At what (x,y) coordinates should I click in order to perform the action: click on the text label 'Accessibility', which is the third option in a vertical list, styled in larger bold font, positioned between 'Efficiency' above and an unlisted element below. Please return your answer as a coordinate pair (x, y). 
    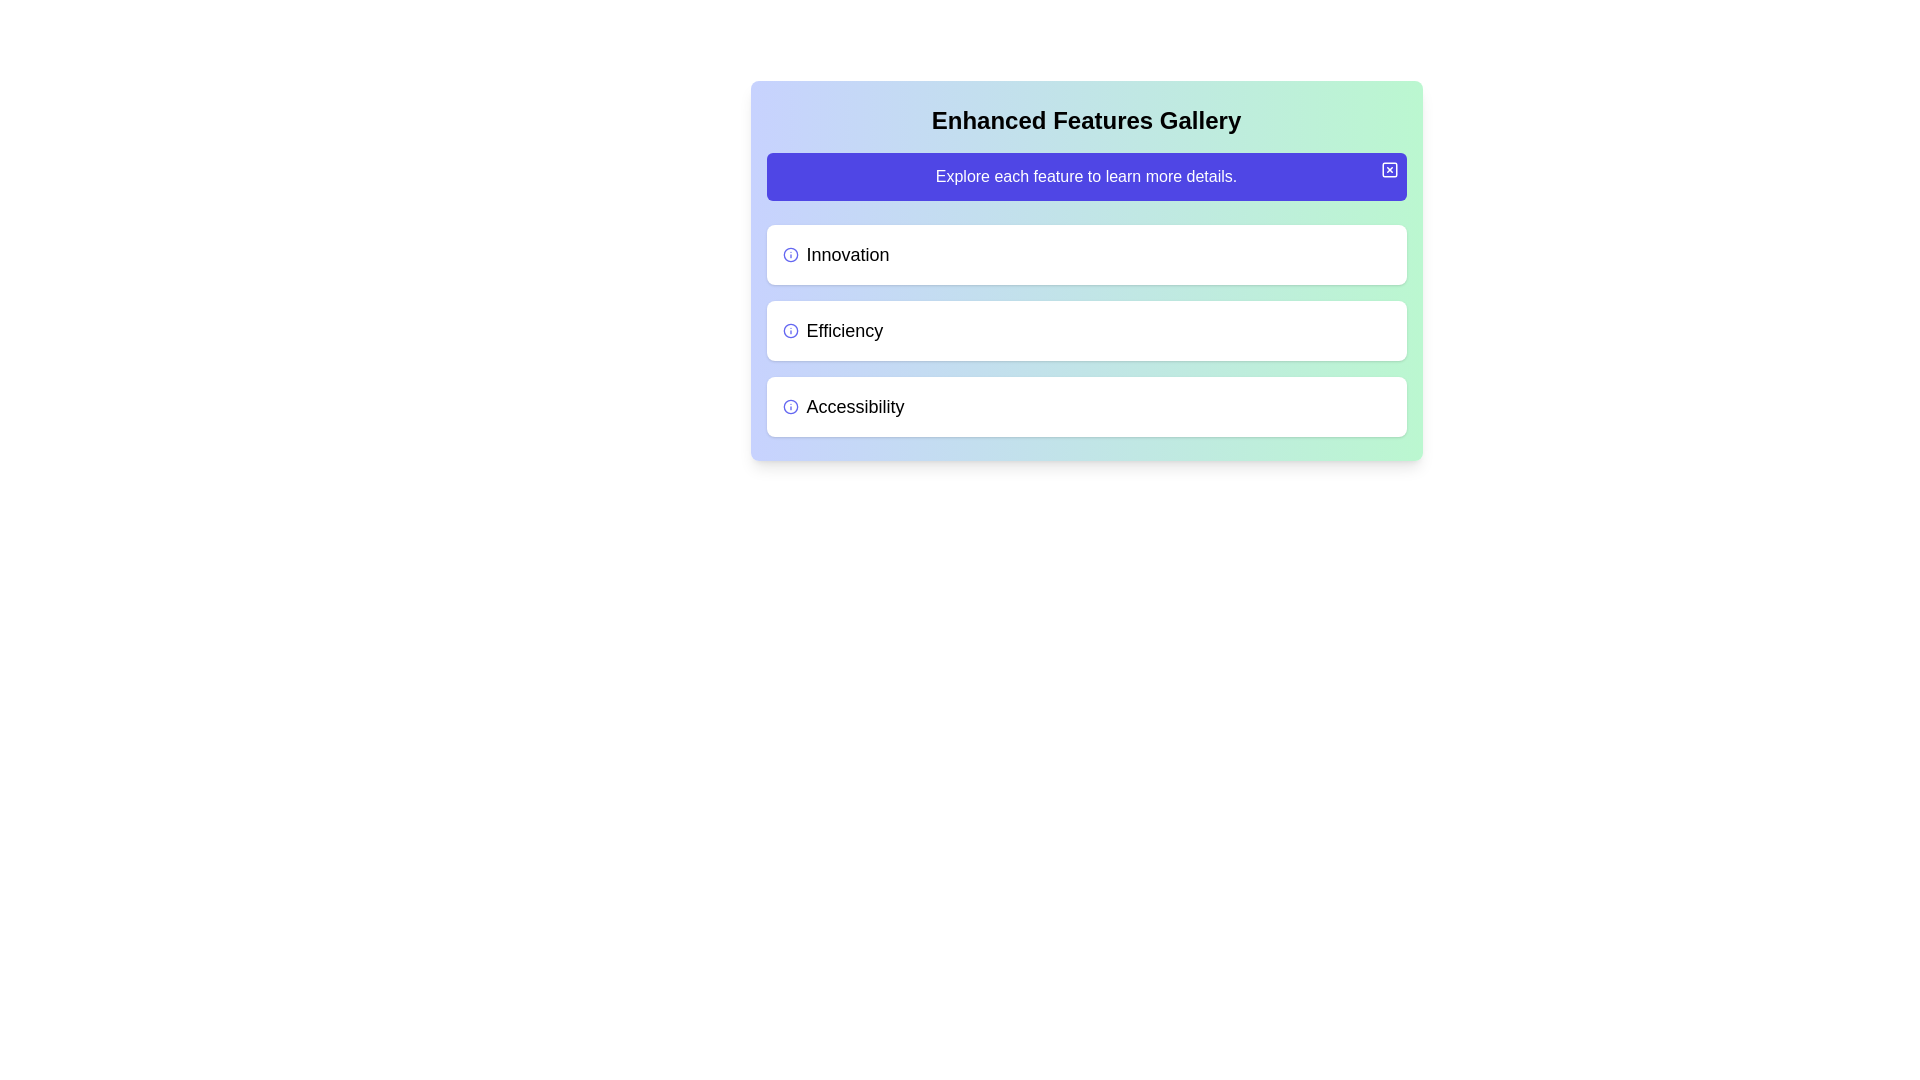
    Looking at the image, I should click on (855, 406).